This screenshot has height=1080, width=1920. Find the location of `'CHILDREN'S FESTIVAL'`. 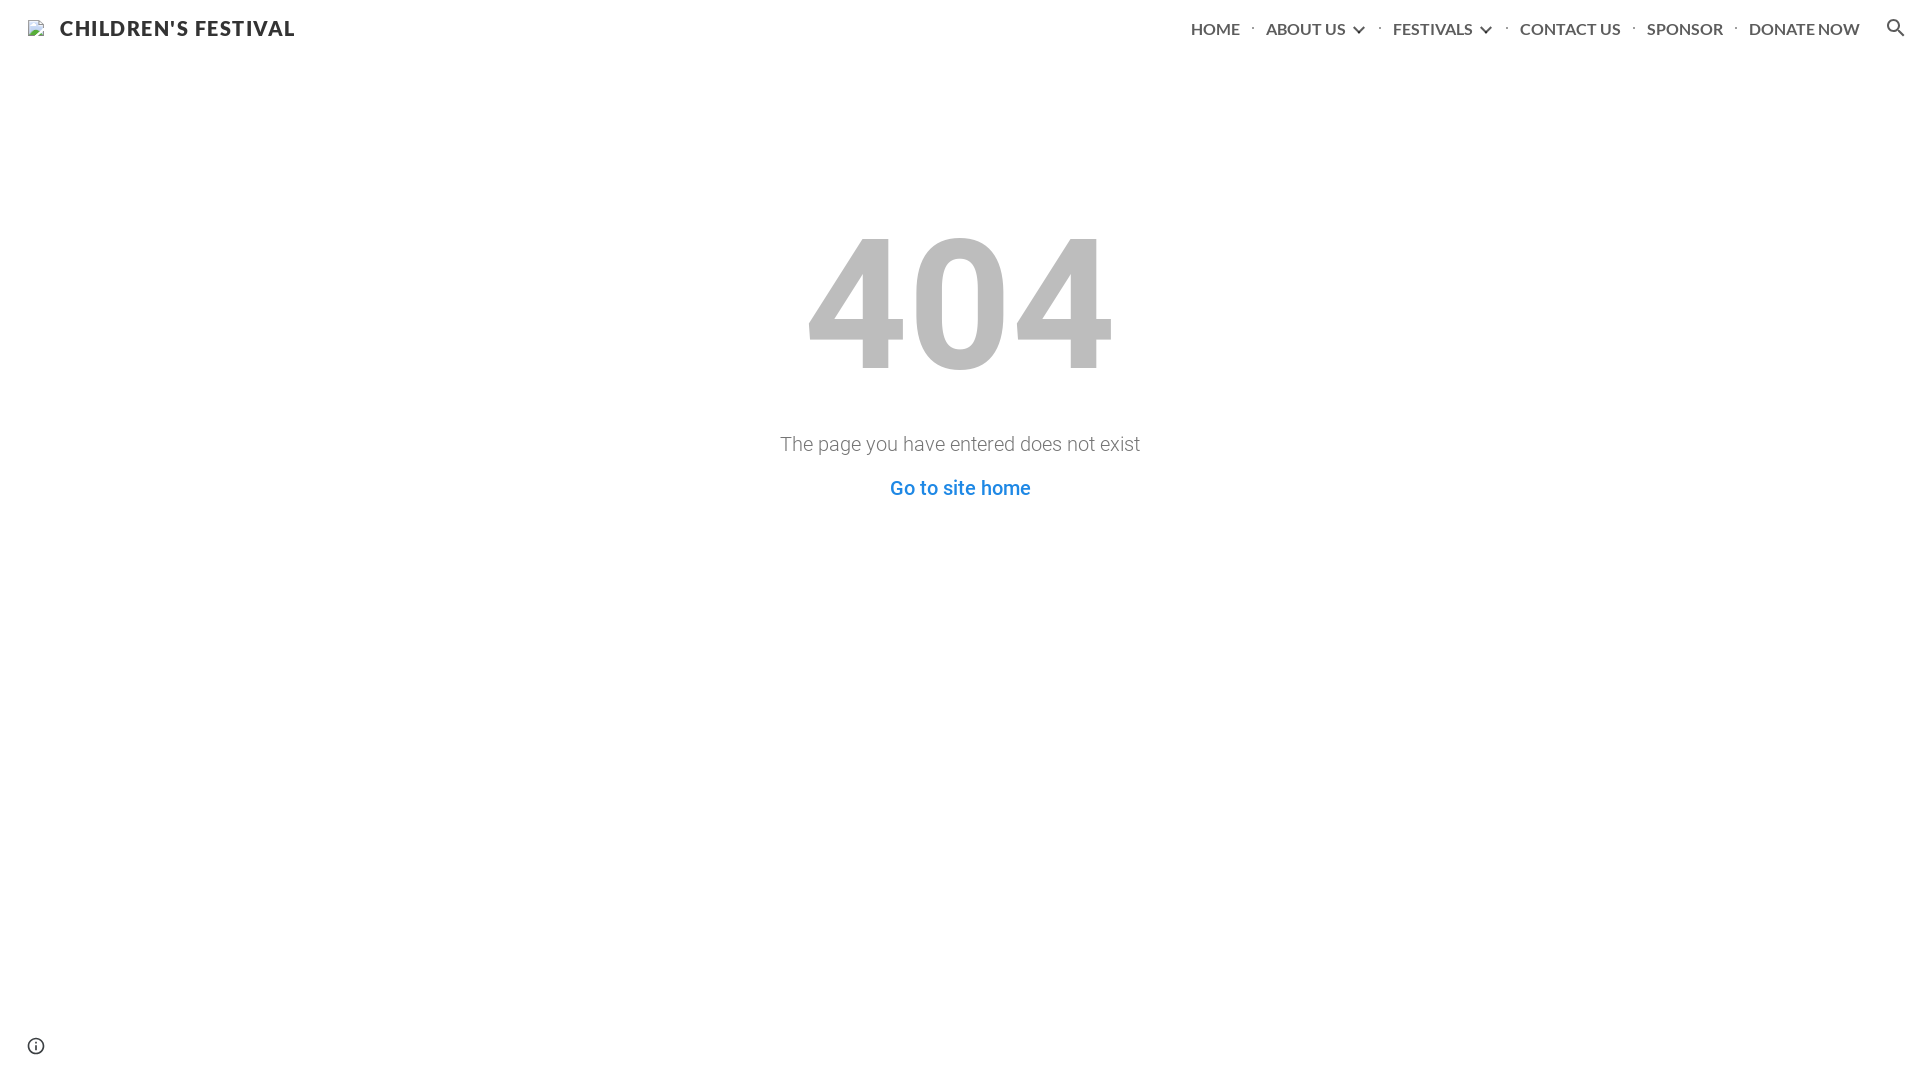

'CHILDREN'S FESTIVAL' is located at coordinates (162, 24).